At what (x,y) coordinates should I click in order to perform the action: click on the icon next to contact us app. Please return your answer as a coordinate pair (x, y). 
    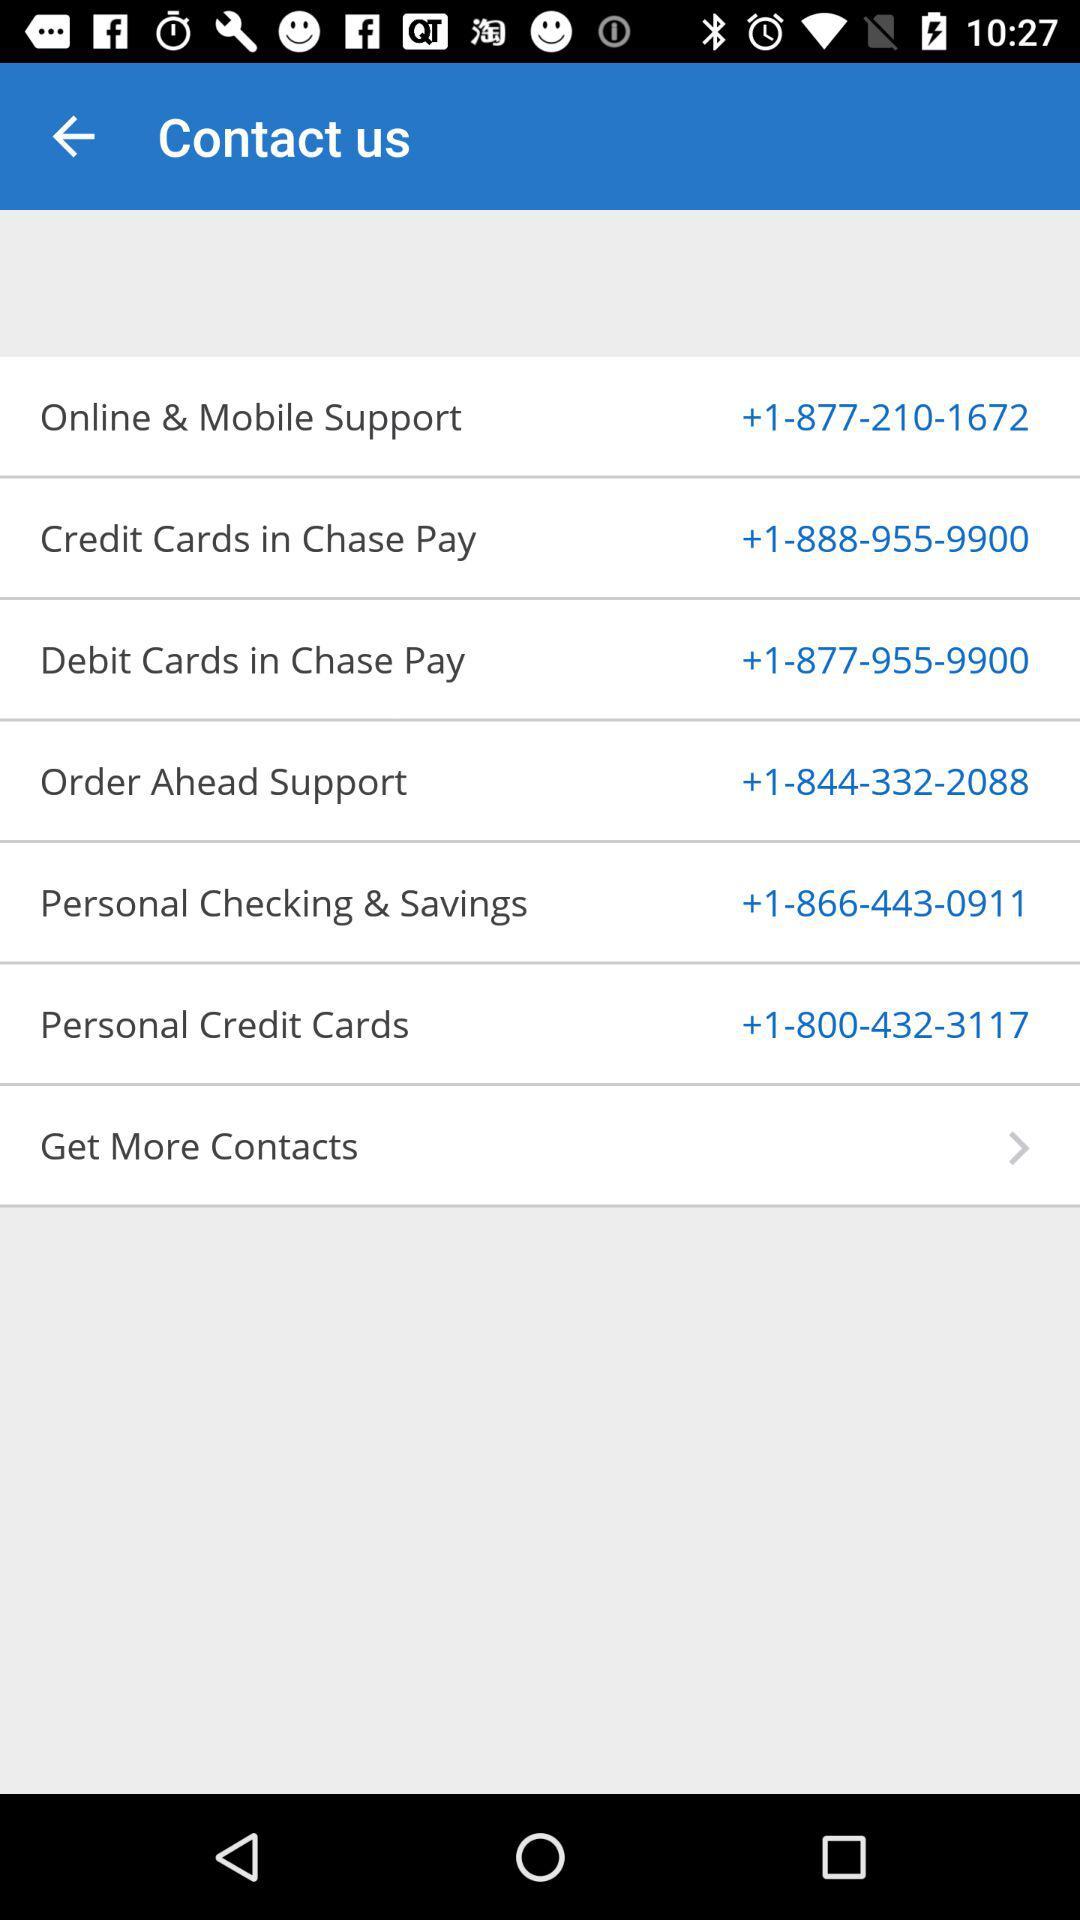
    Looking at the image, I should click on (72, 135).